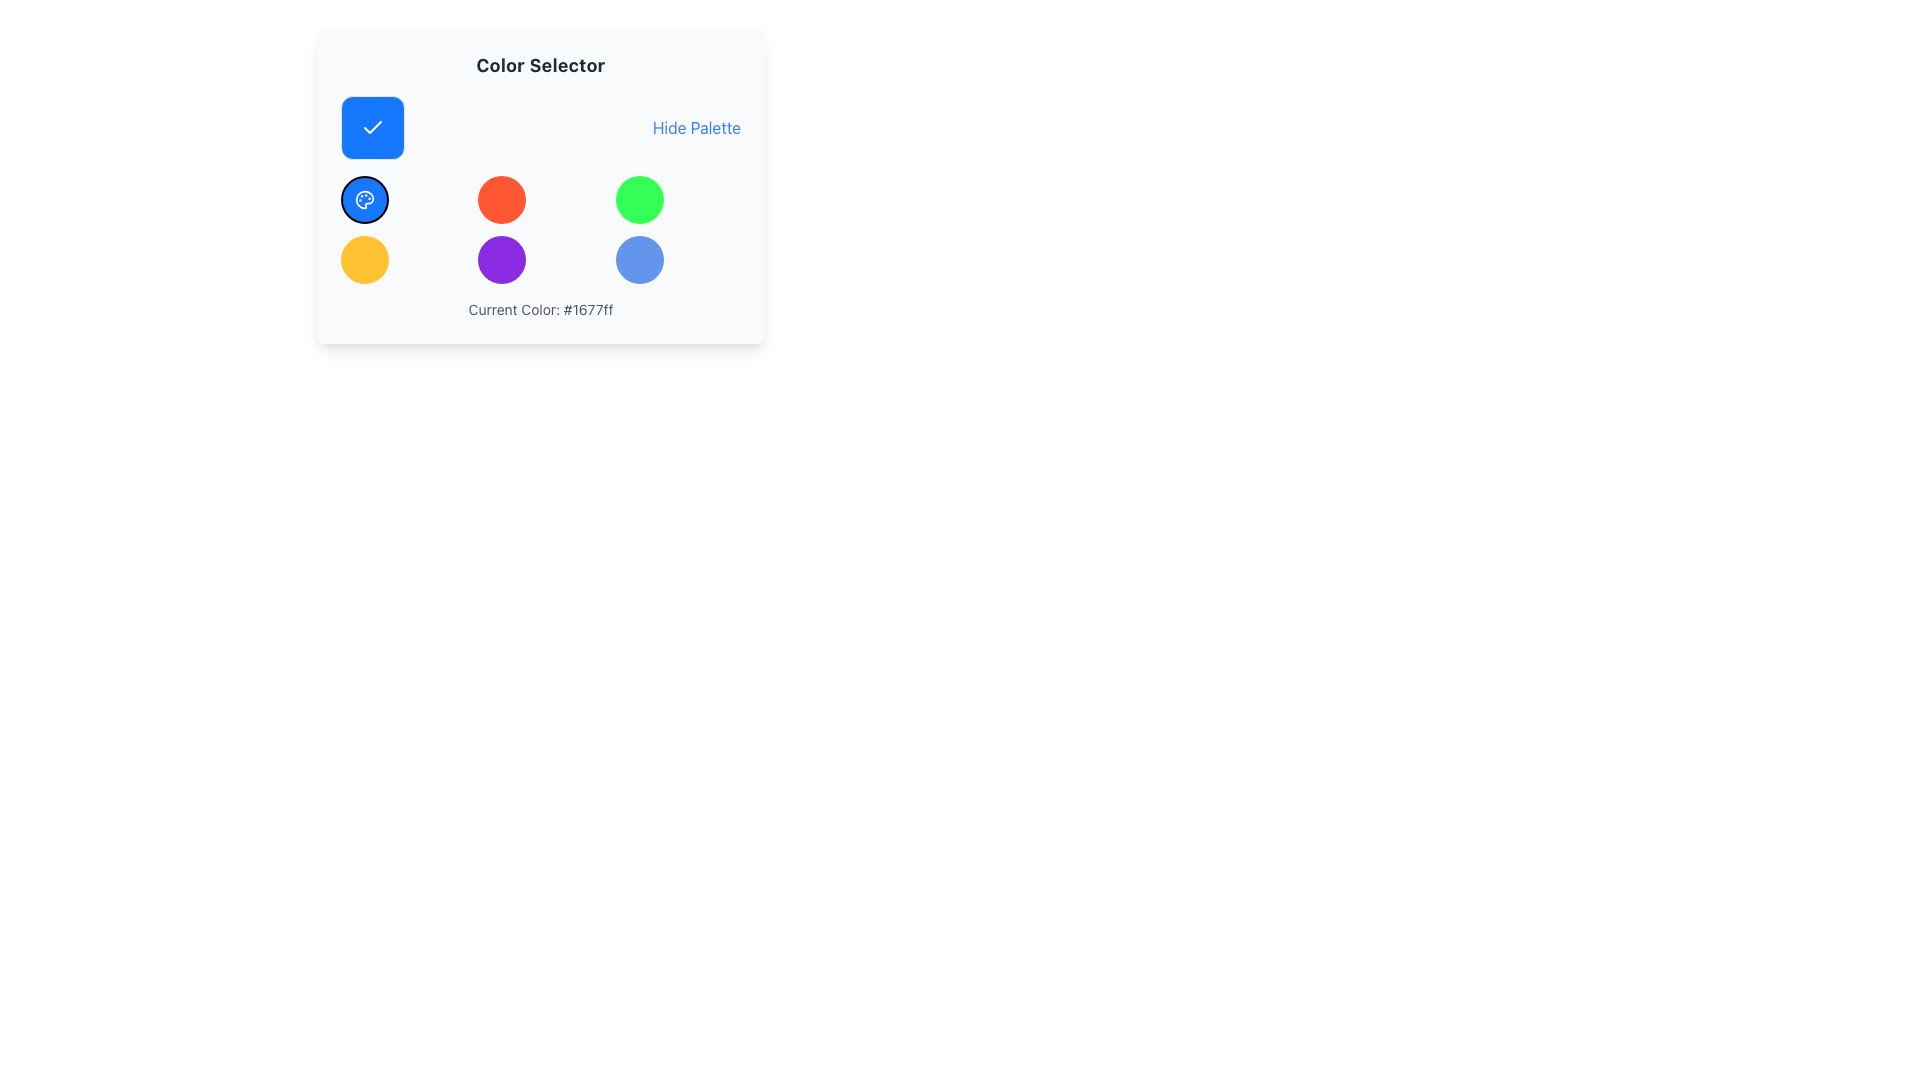 Image resolution: width=1920 pixels, height=1080 pixels. Describe the element at coordinates (502, 200) in the screenshot. I see `the button in the color selection interface` at that location.